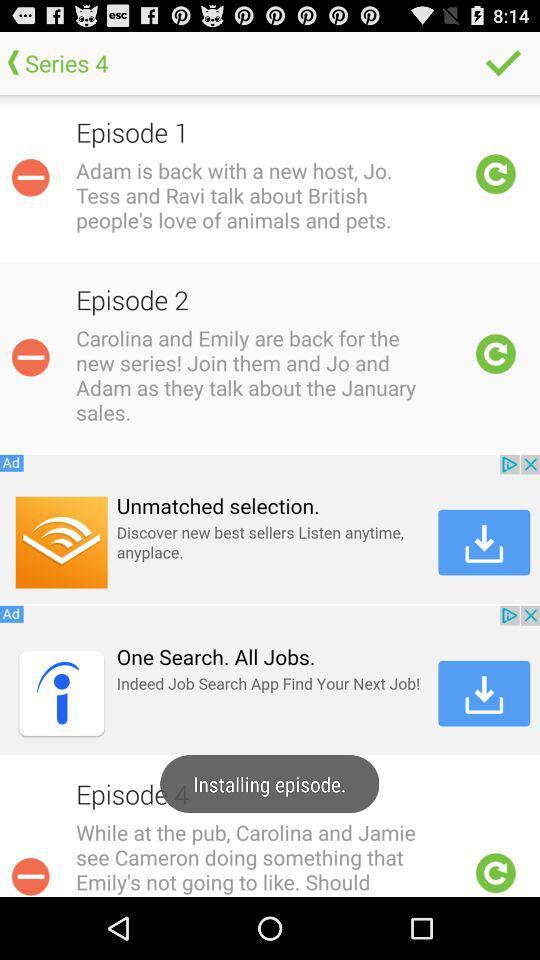  I want to click on watch episode 3, so click(495, 872).